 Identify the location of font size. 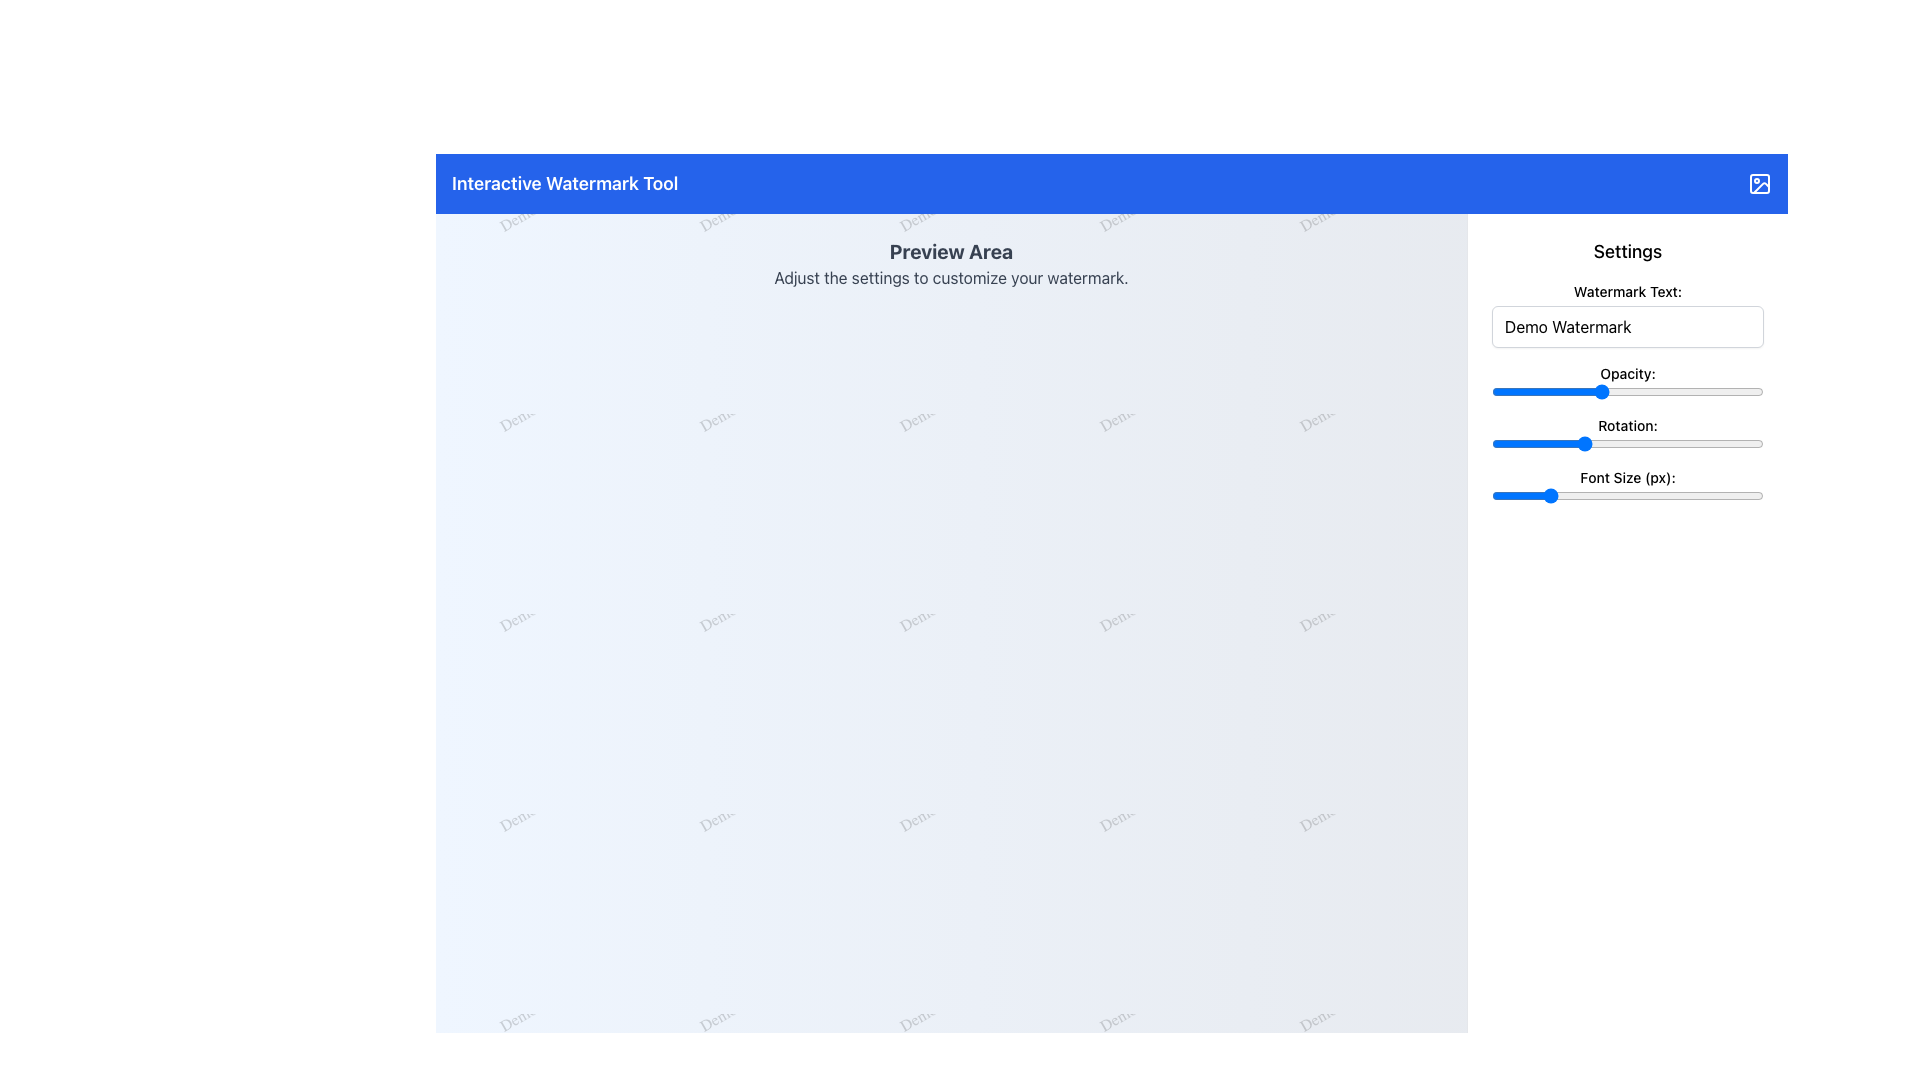
(1753, 495).